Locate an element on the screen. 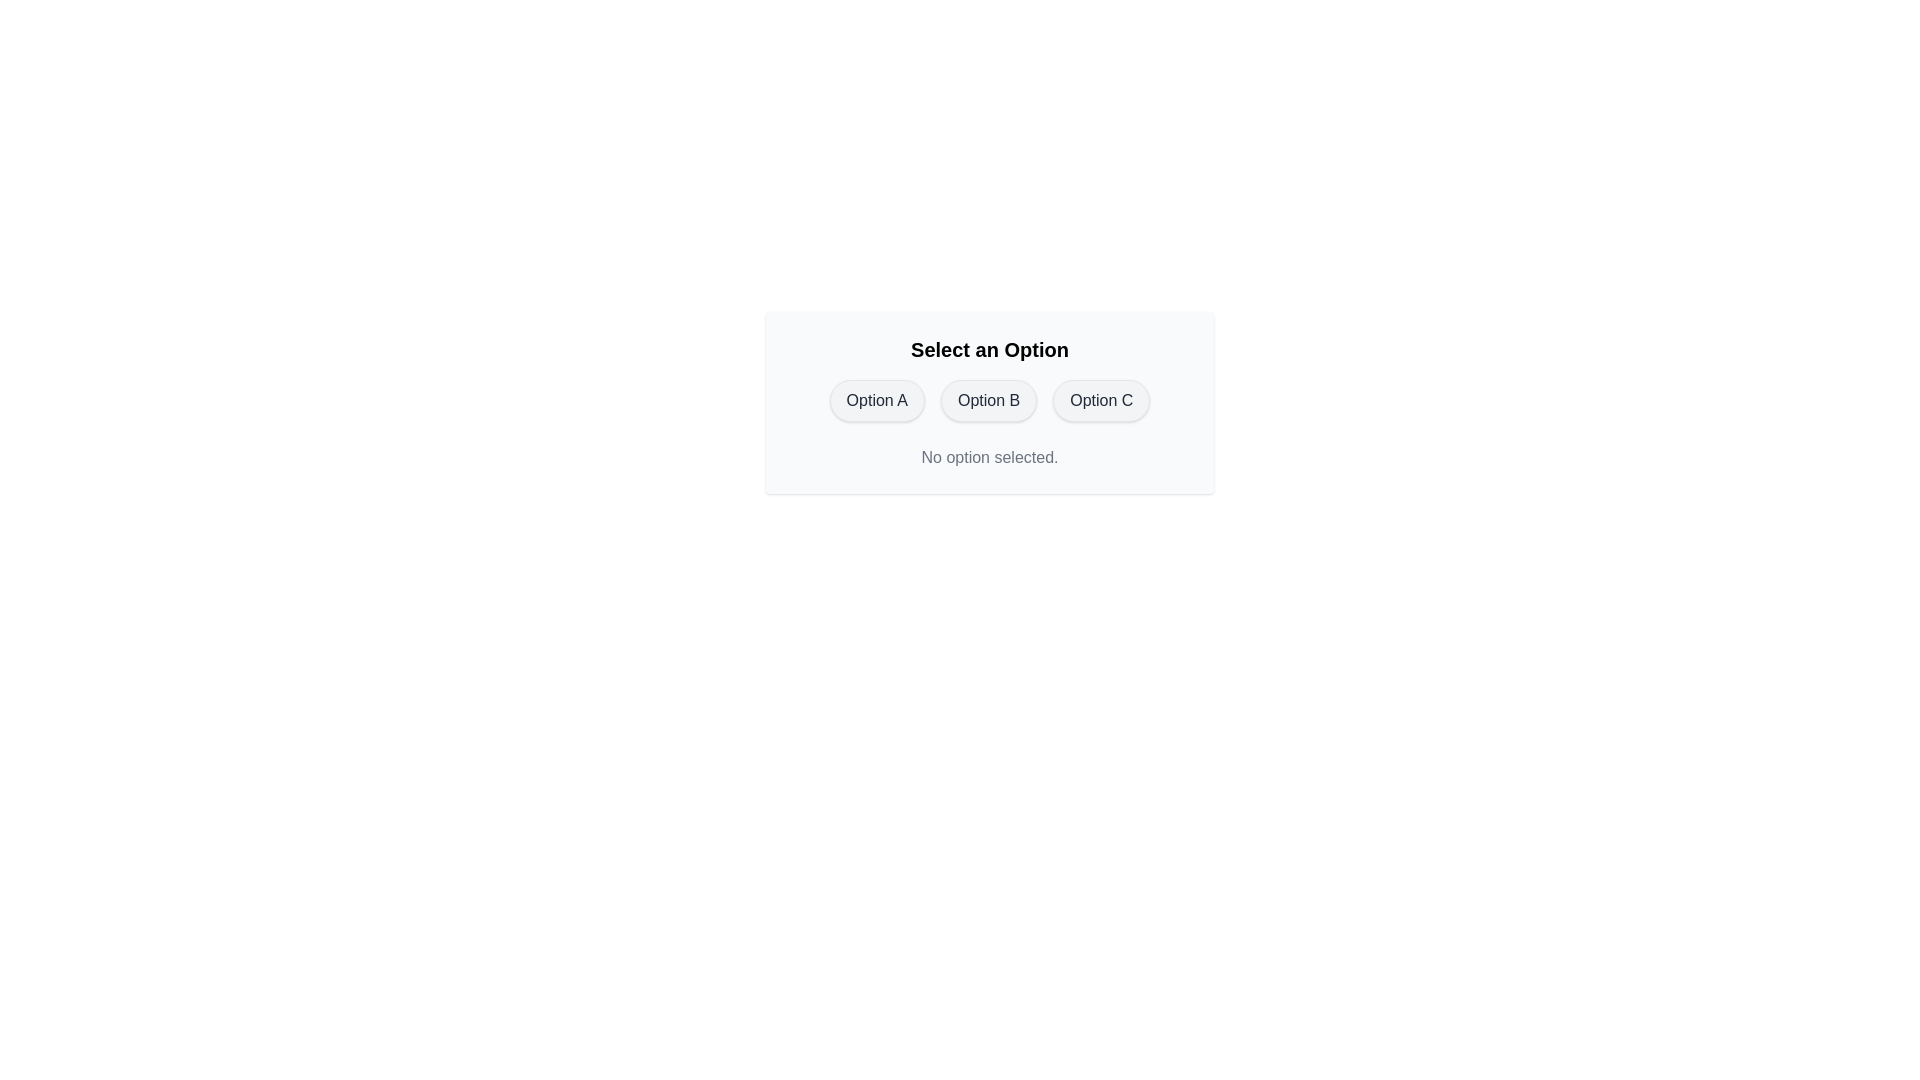 This screenshot has height=1080, width=1920. the button corresponding to Option C to select it is located at coordinates (1099, 401).